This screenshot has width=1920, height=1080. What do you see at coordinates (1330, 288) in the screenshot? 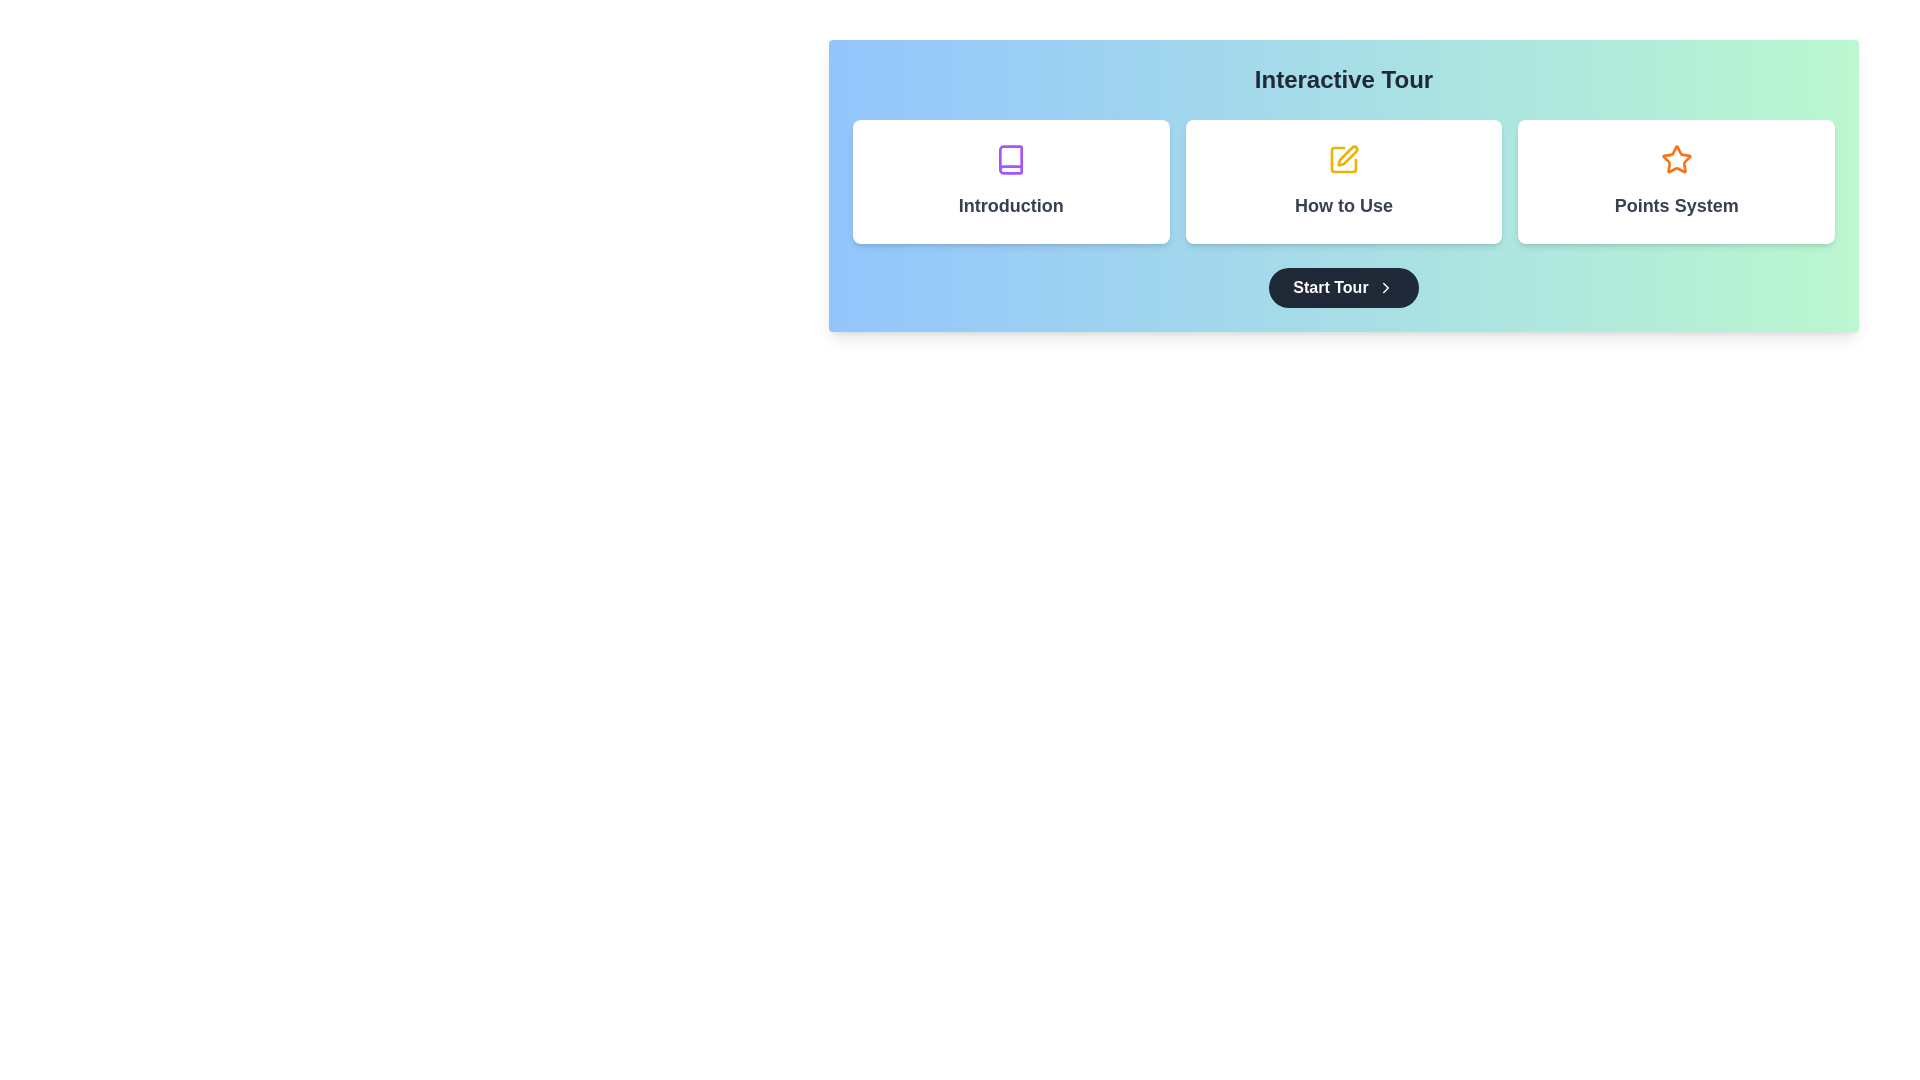
I see `the 'Start Tour' button located in the bottom section of the 'Interactive Tour' component to initiate the tour` at bounding box center [1330, 288].